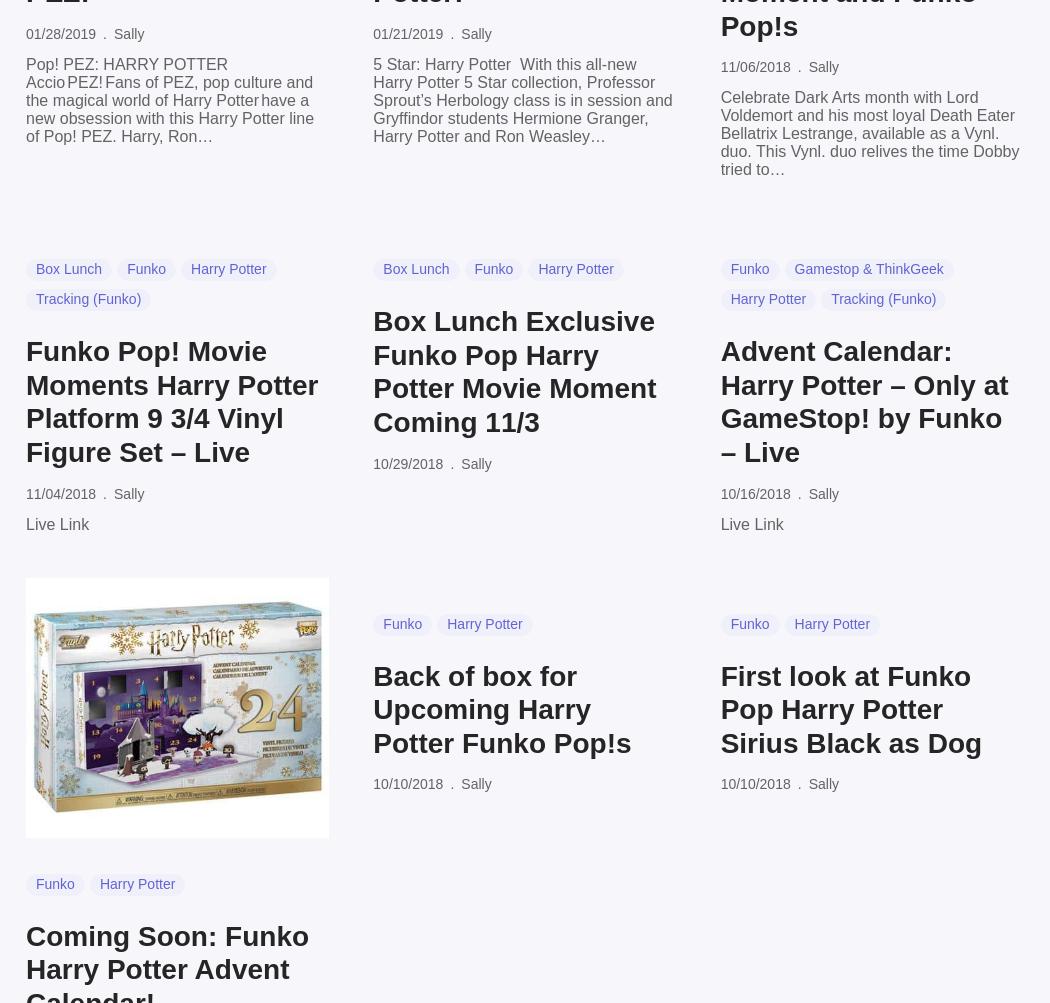  I want to click on 'Funko Pop! Movie Moments Harry Potter Platform 9 3/4 Vinyl Figure Set – Live', so click(171, 400).